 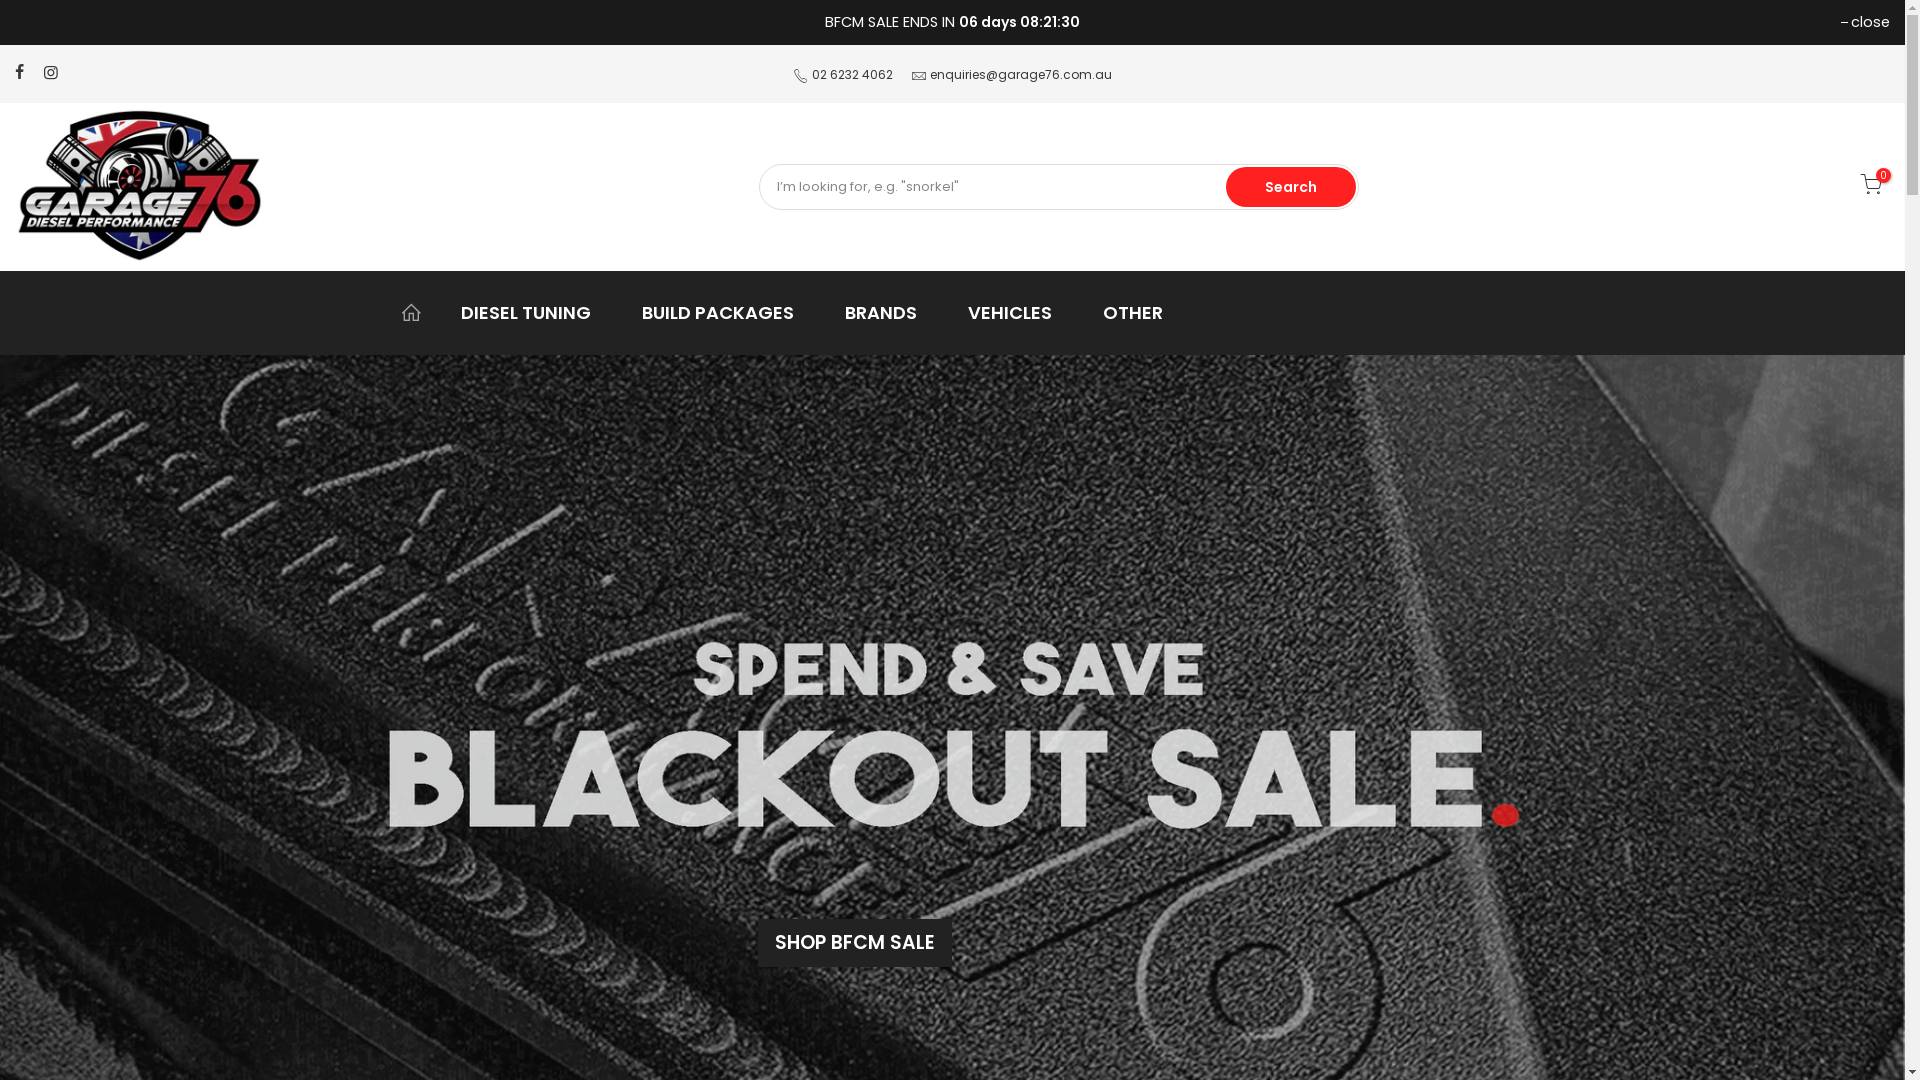 I want to click on 'VEHICLES', so click(x=1017, y=312).